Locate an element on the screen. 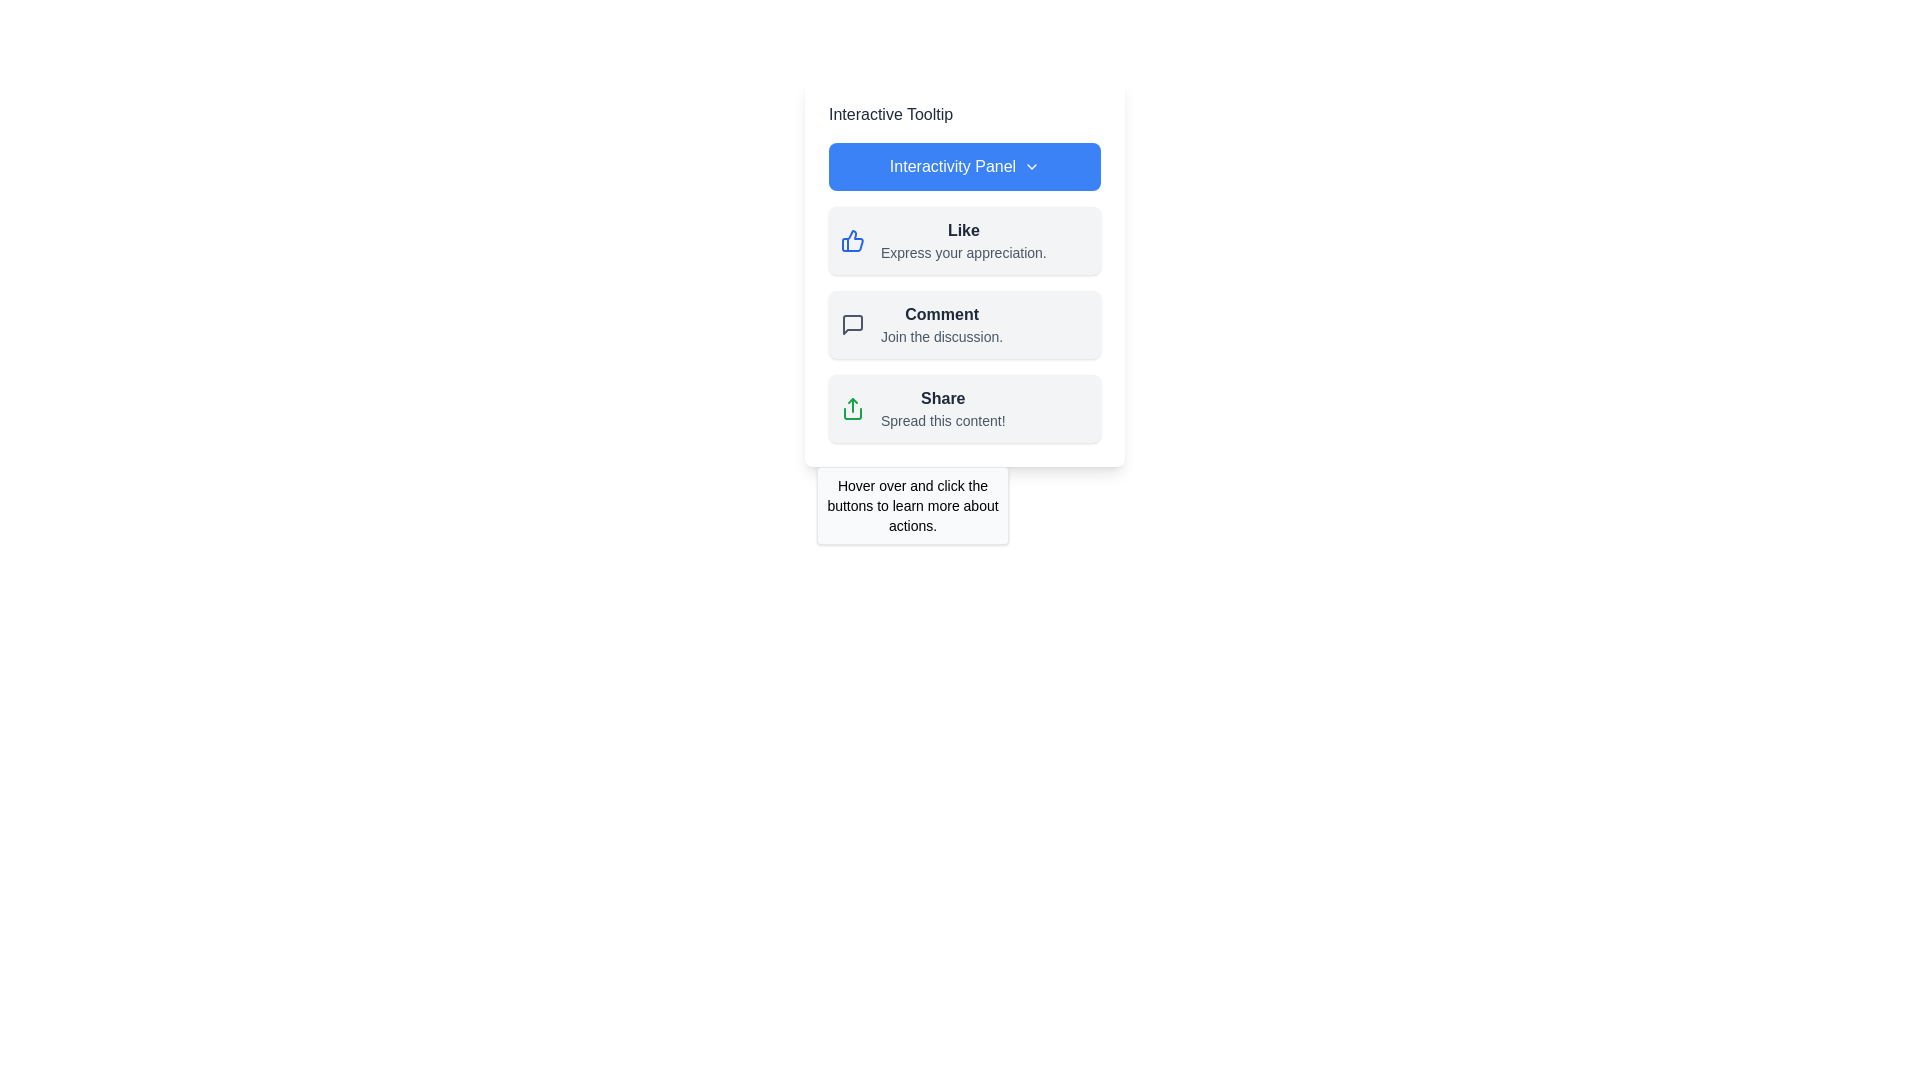  the 'Share' button, which is positioned below the 'Comment' button and features both an icon and textual labels indicating its function is located at coordinates (964, 407).